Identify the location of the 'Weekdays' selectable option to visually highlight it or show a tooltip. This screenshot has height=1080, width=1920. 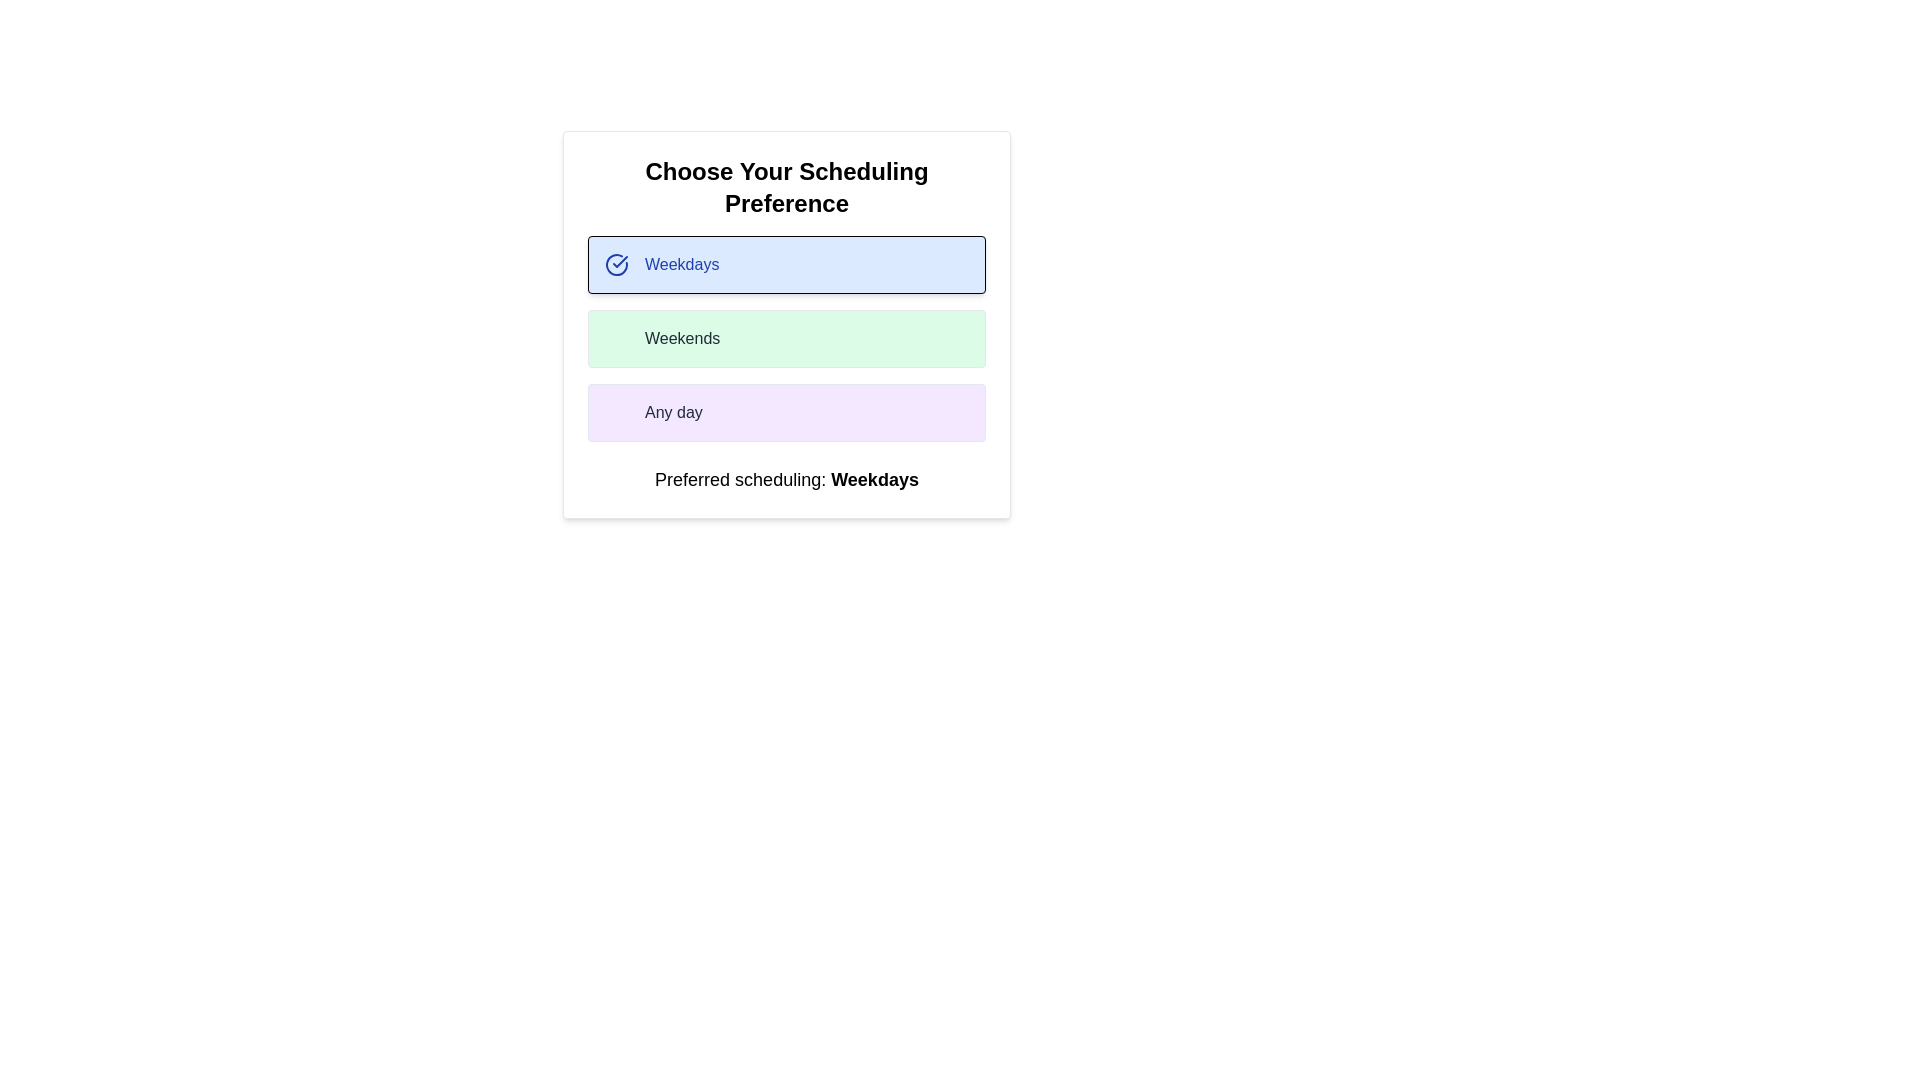
(786, 264).